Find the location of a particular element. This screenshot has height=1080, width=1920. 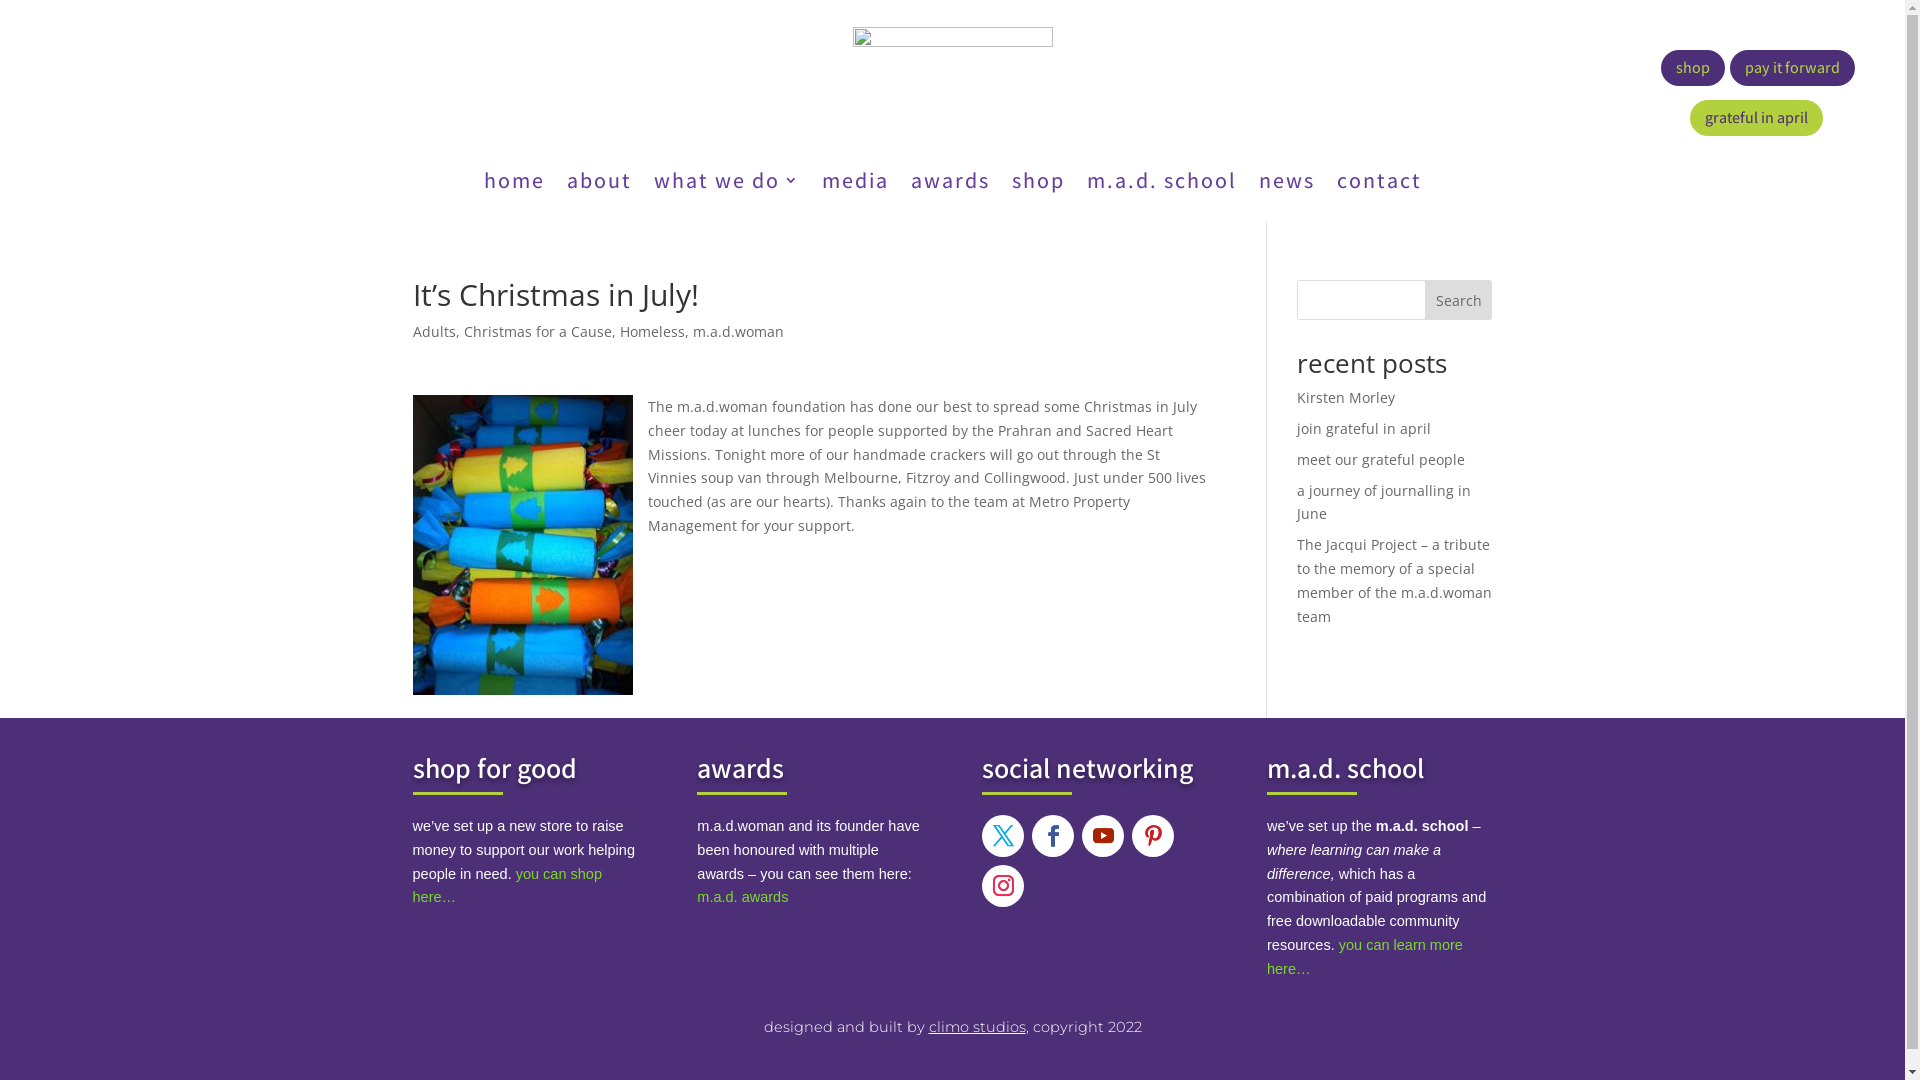

'Follow on Pinterest' is located at coordinates (1152, 836).